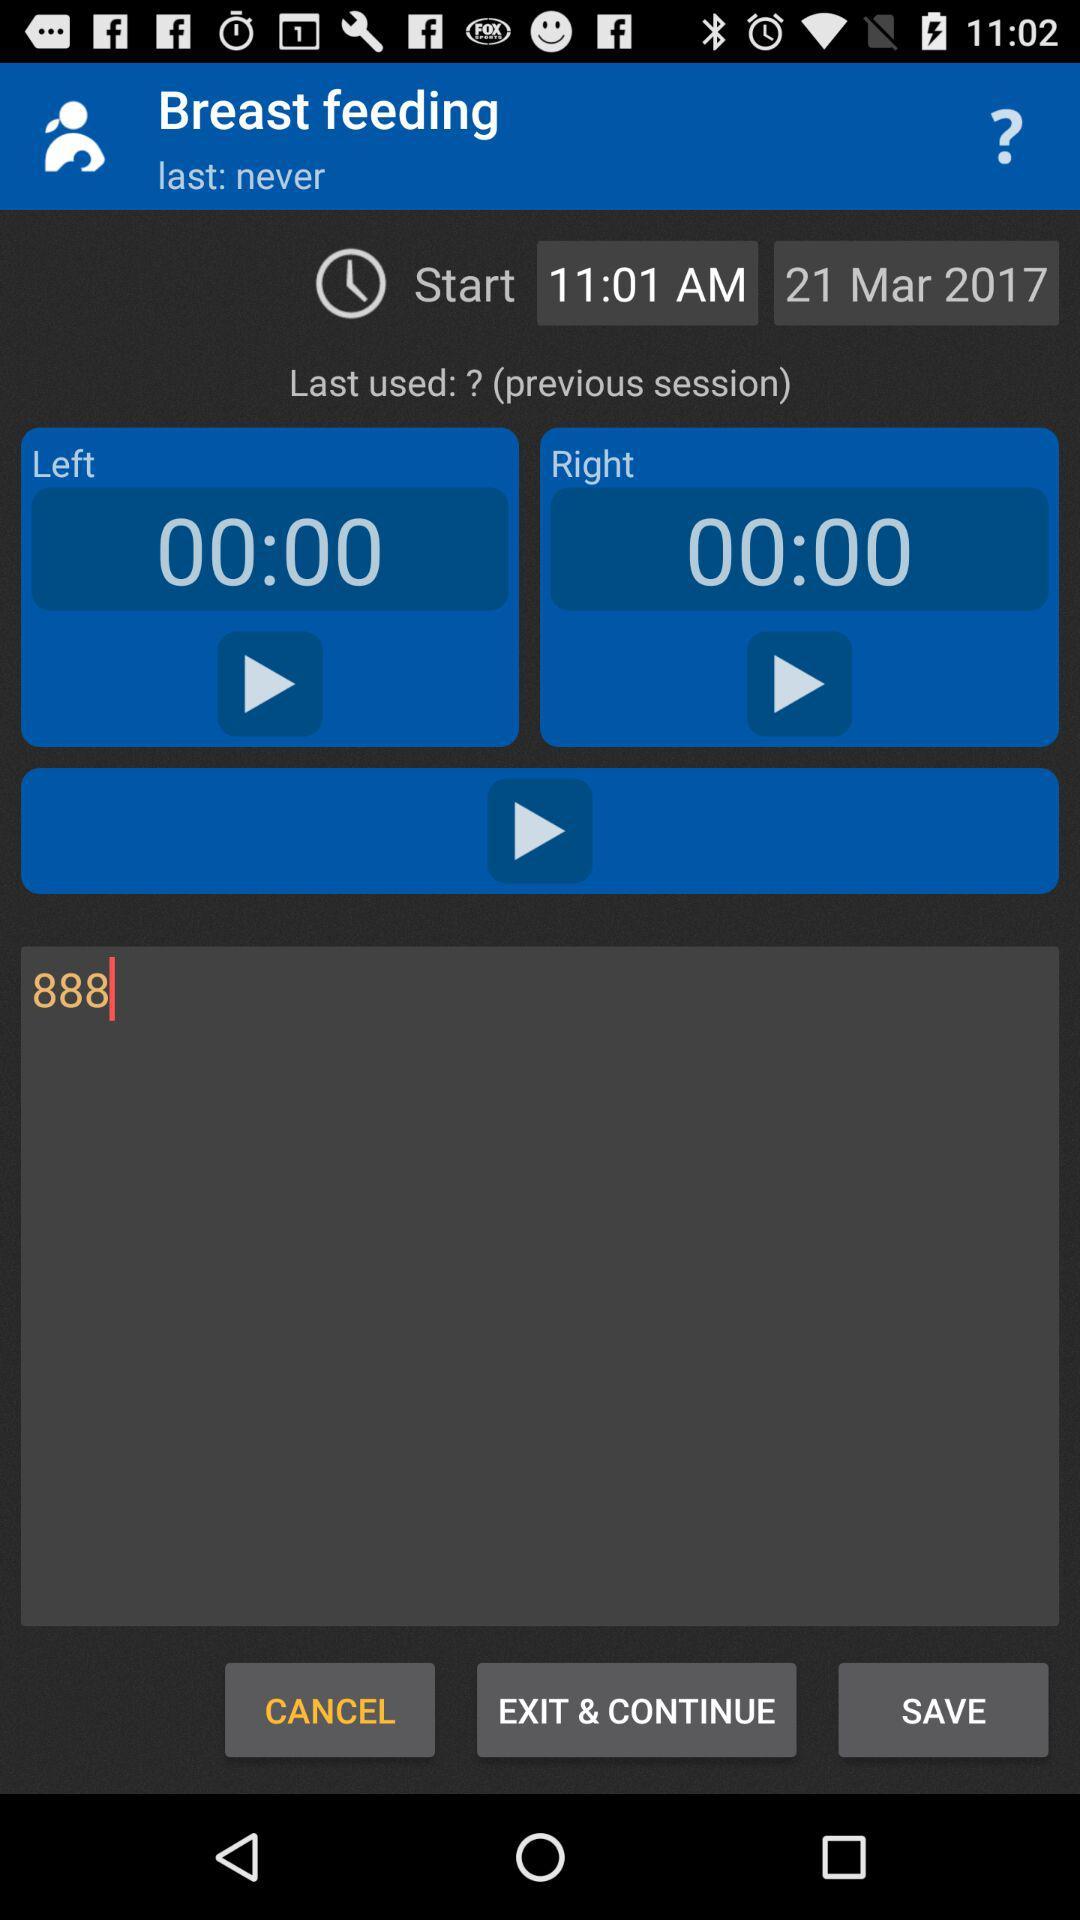 The image size is (1080, 1920). I want to click on record feeding minutes, so click(270, 684).